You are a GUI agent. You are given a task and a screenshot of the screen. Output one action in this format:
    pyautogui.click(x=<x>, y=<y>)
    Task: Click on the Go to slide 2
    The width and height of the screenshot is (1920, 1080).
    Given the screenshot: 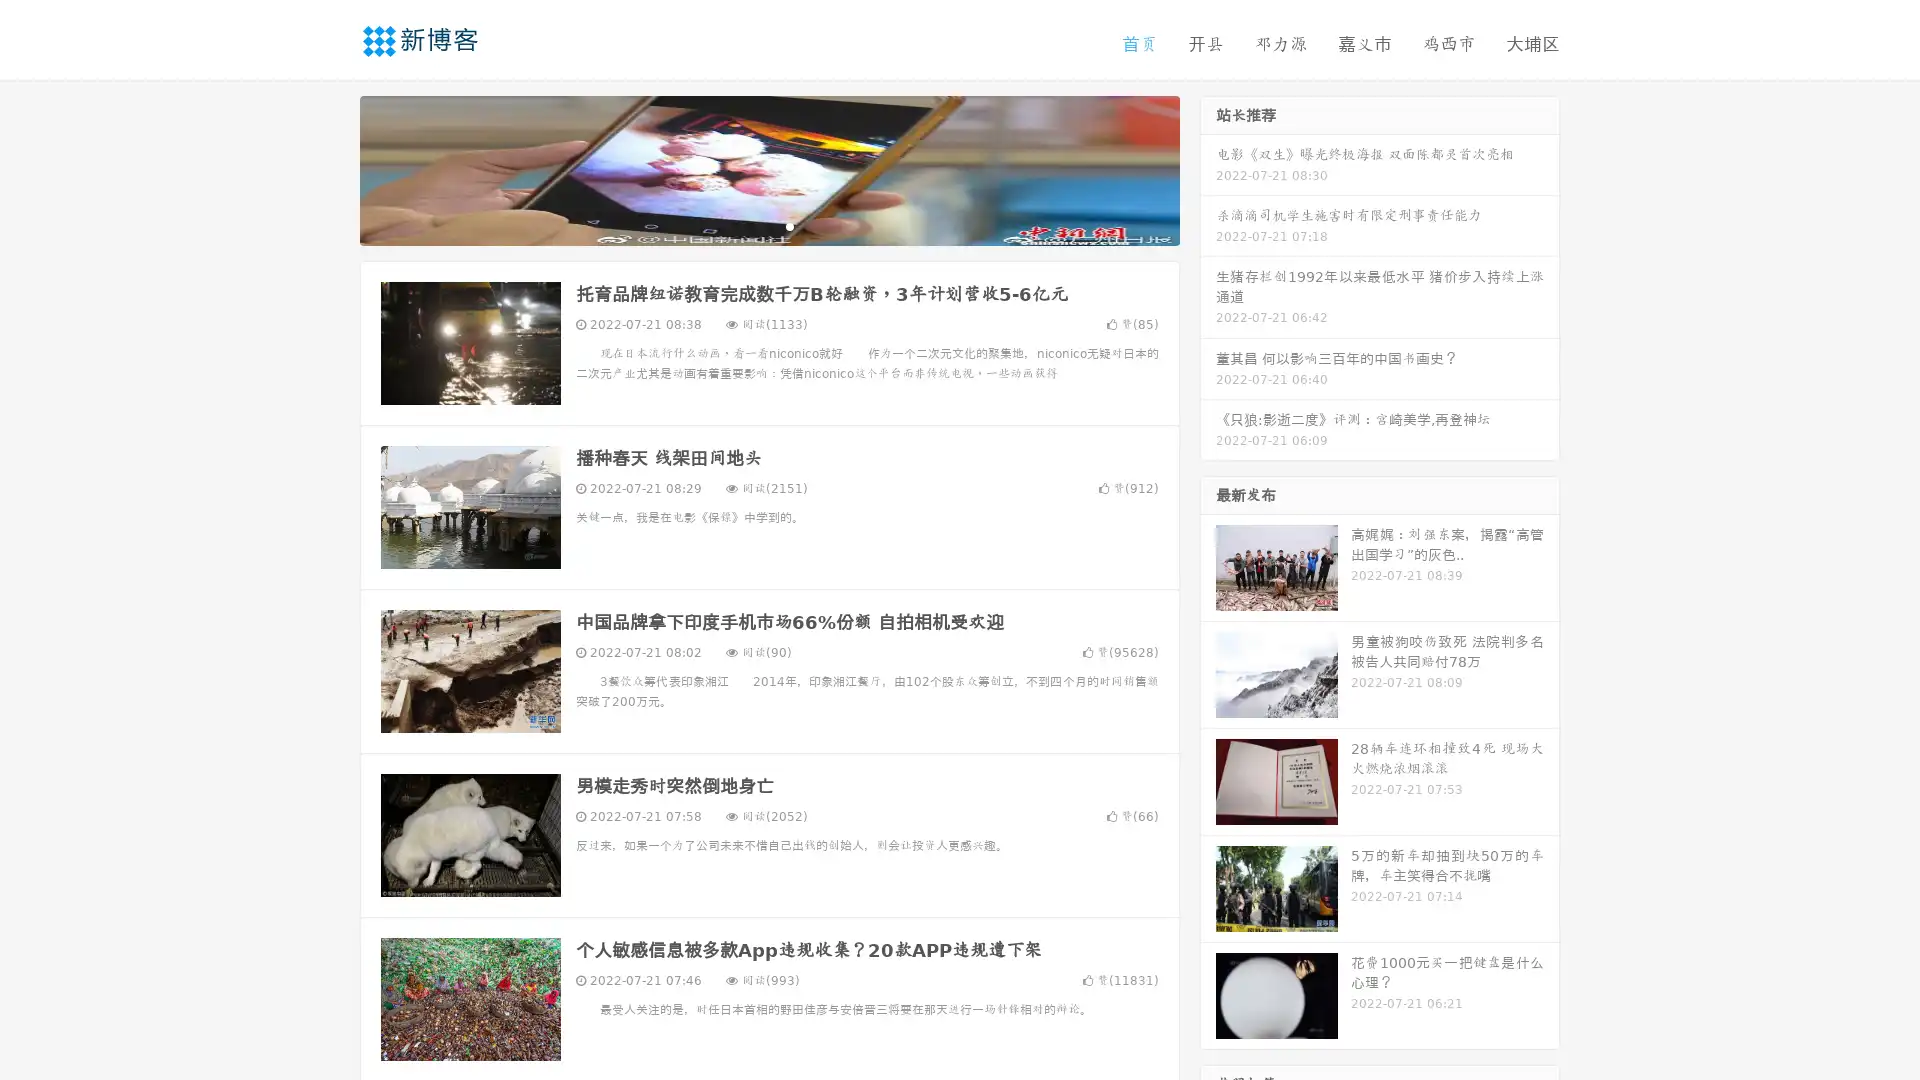 What is the action you would take?
    pyautogui.click(x=768, y=225)
    